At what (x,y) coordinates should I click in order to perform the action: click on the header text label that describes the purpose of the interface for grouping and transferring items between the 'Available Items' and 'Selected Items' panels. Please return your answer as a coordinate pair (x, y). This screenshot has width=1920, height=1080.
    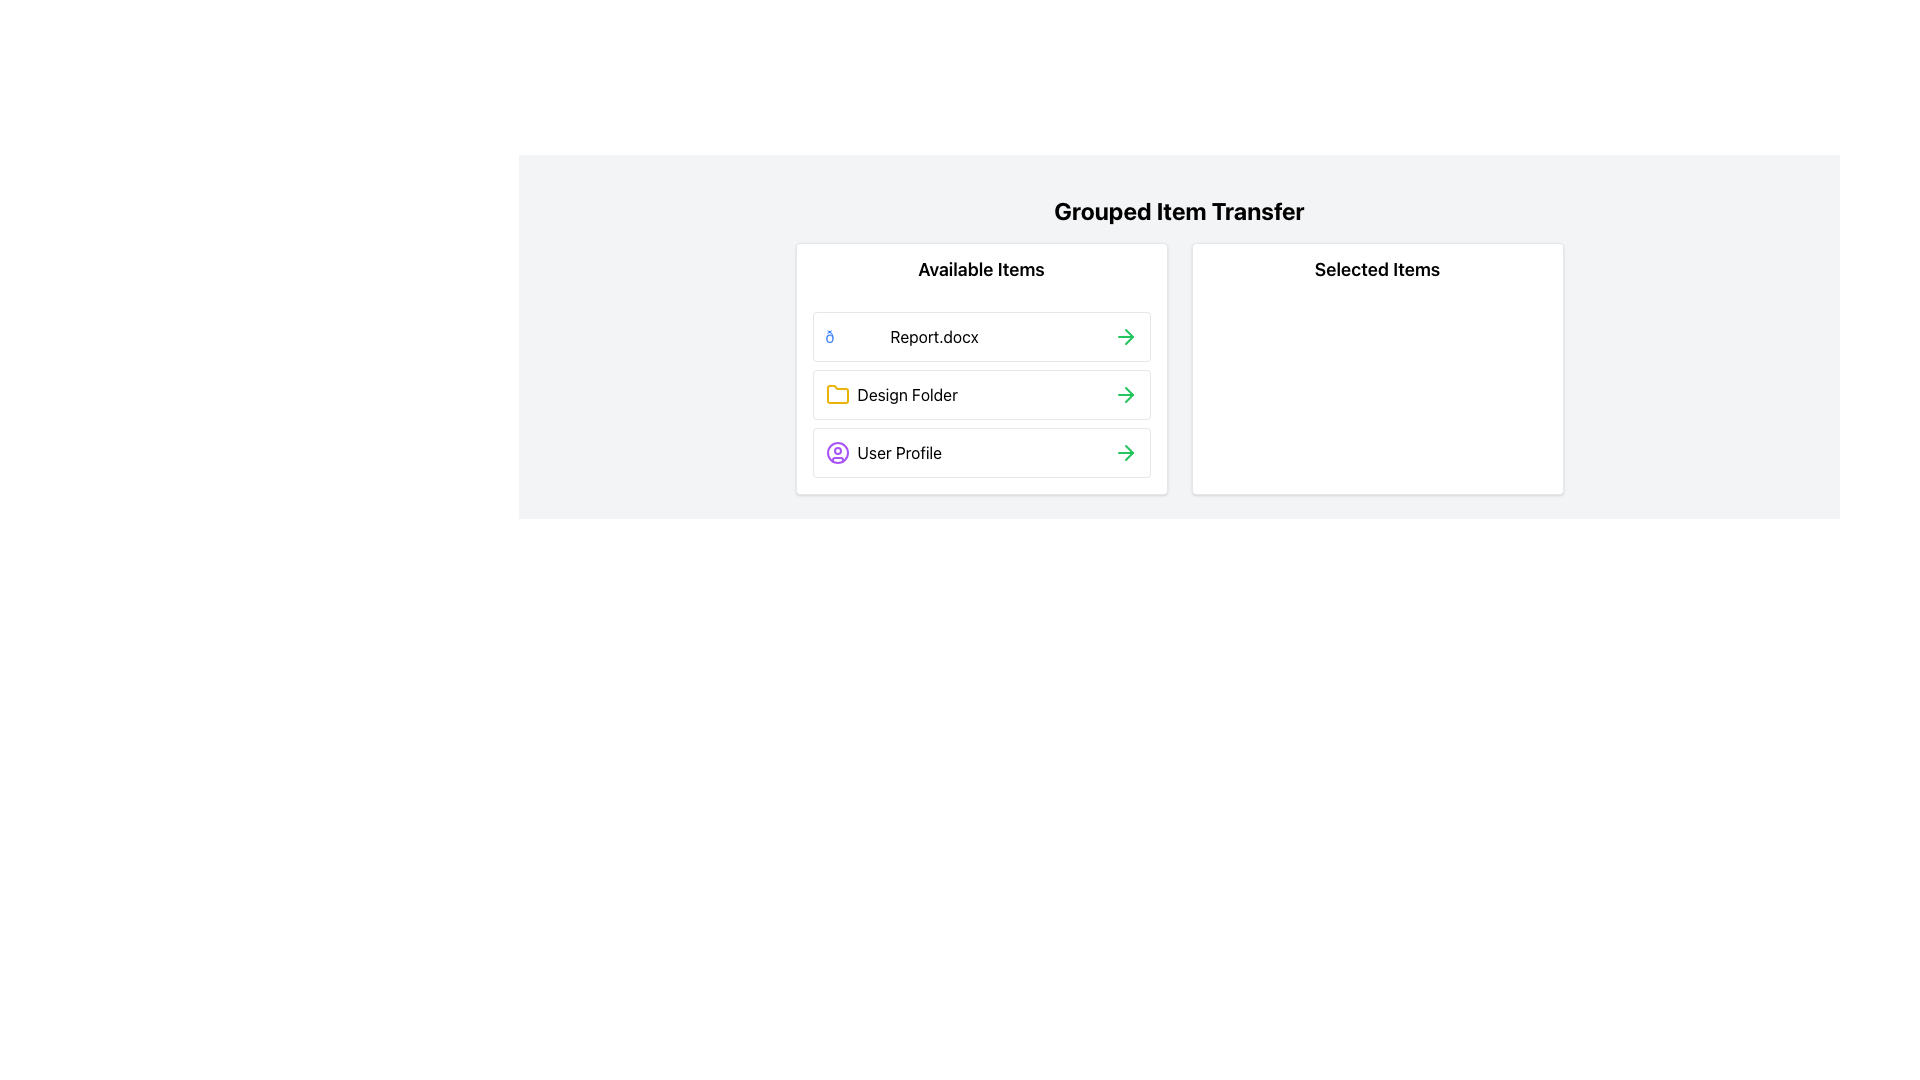
    Looking at the image, I should click on (1179, 211).